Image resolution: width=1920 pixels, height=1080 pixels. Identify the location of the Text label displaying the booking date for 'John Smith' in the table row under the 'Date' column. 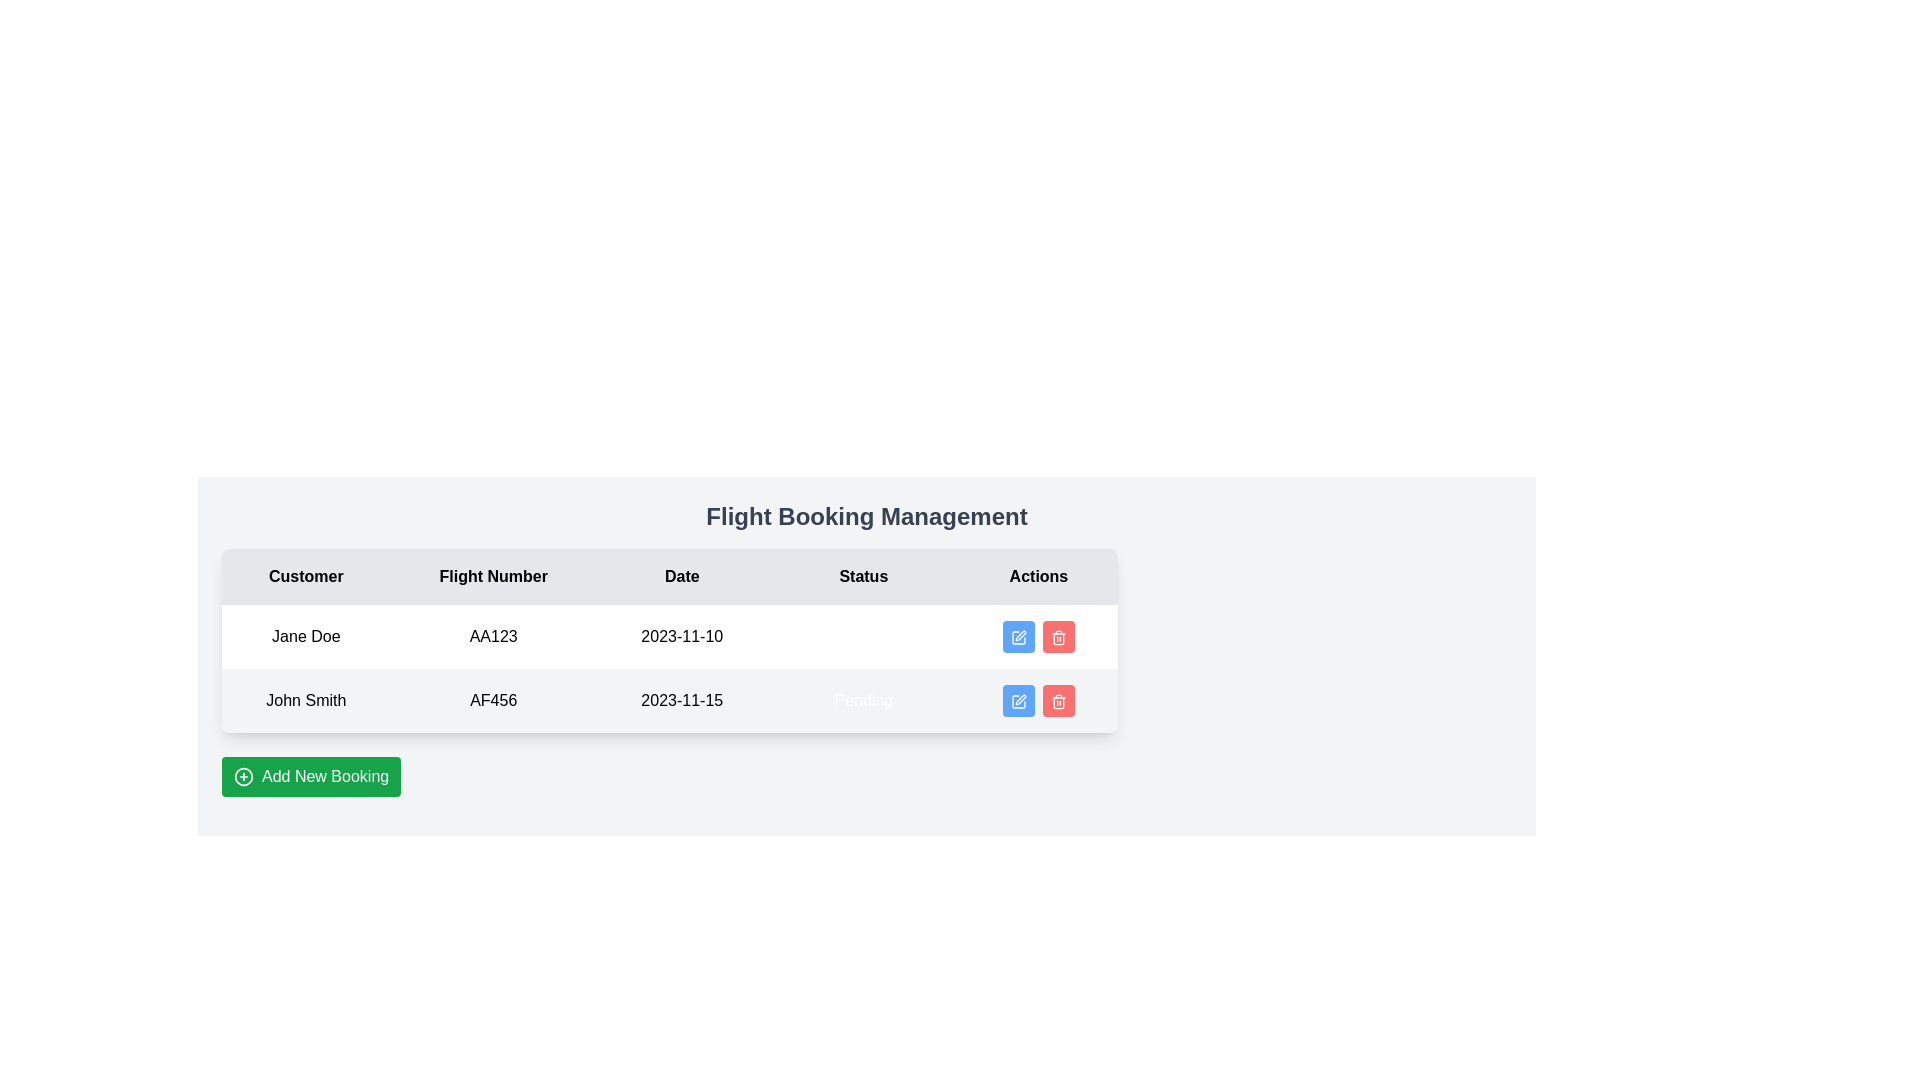
(682, 700).